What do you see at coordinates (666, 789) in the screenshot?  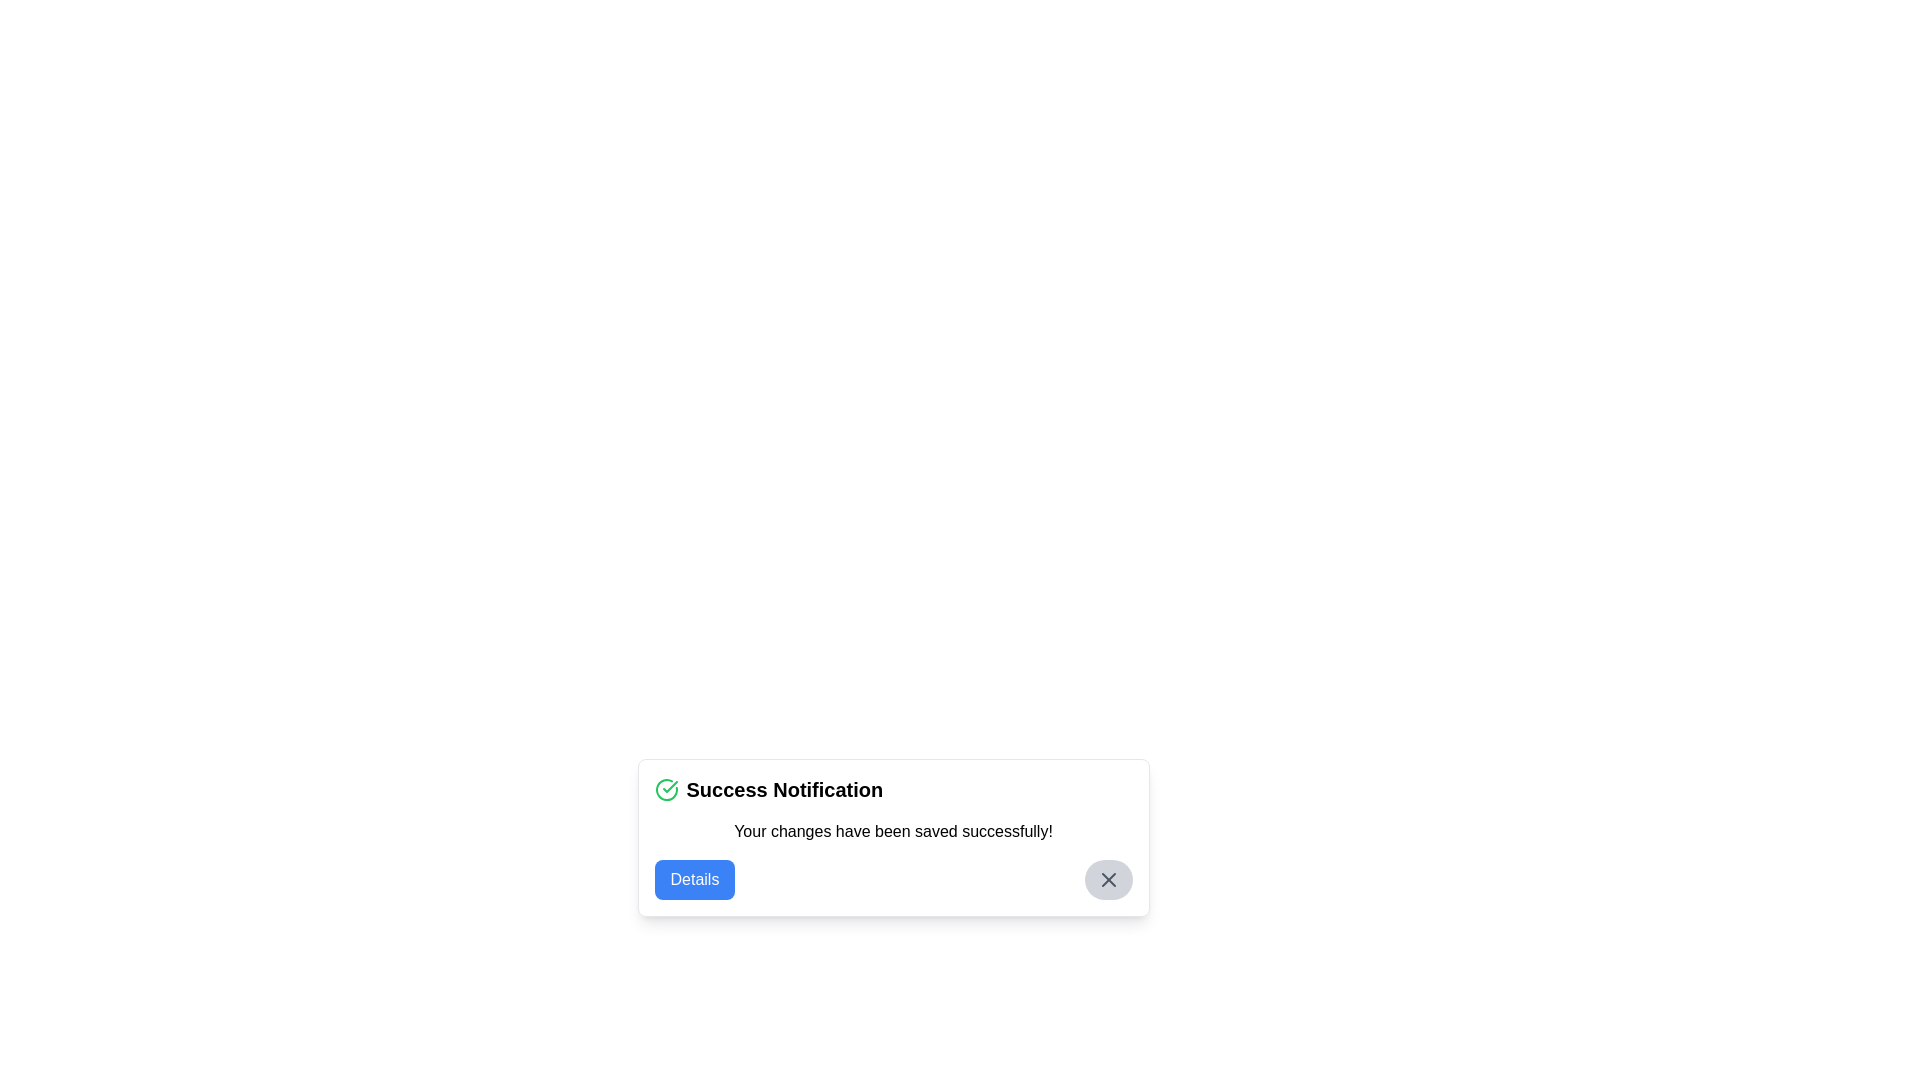 I see `the confirmation icon located in the top-left of the notification modal, which serves as a visual confirmation of success` at bounding box center [666, 789].